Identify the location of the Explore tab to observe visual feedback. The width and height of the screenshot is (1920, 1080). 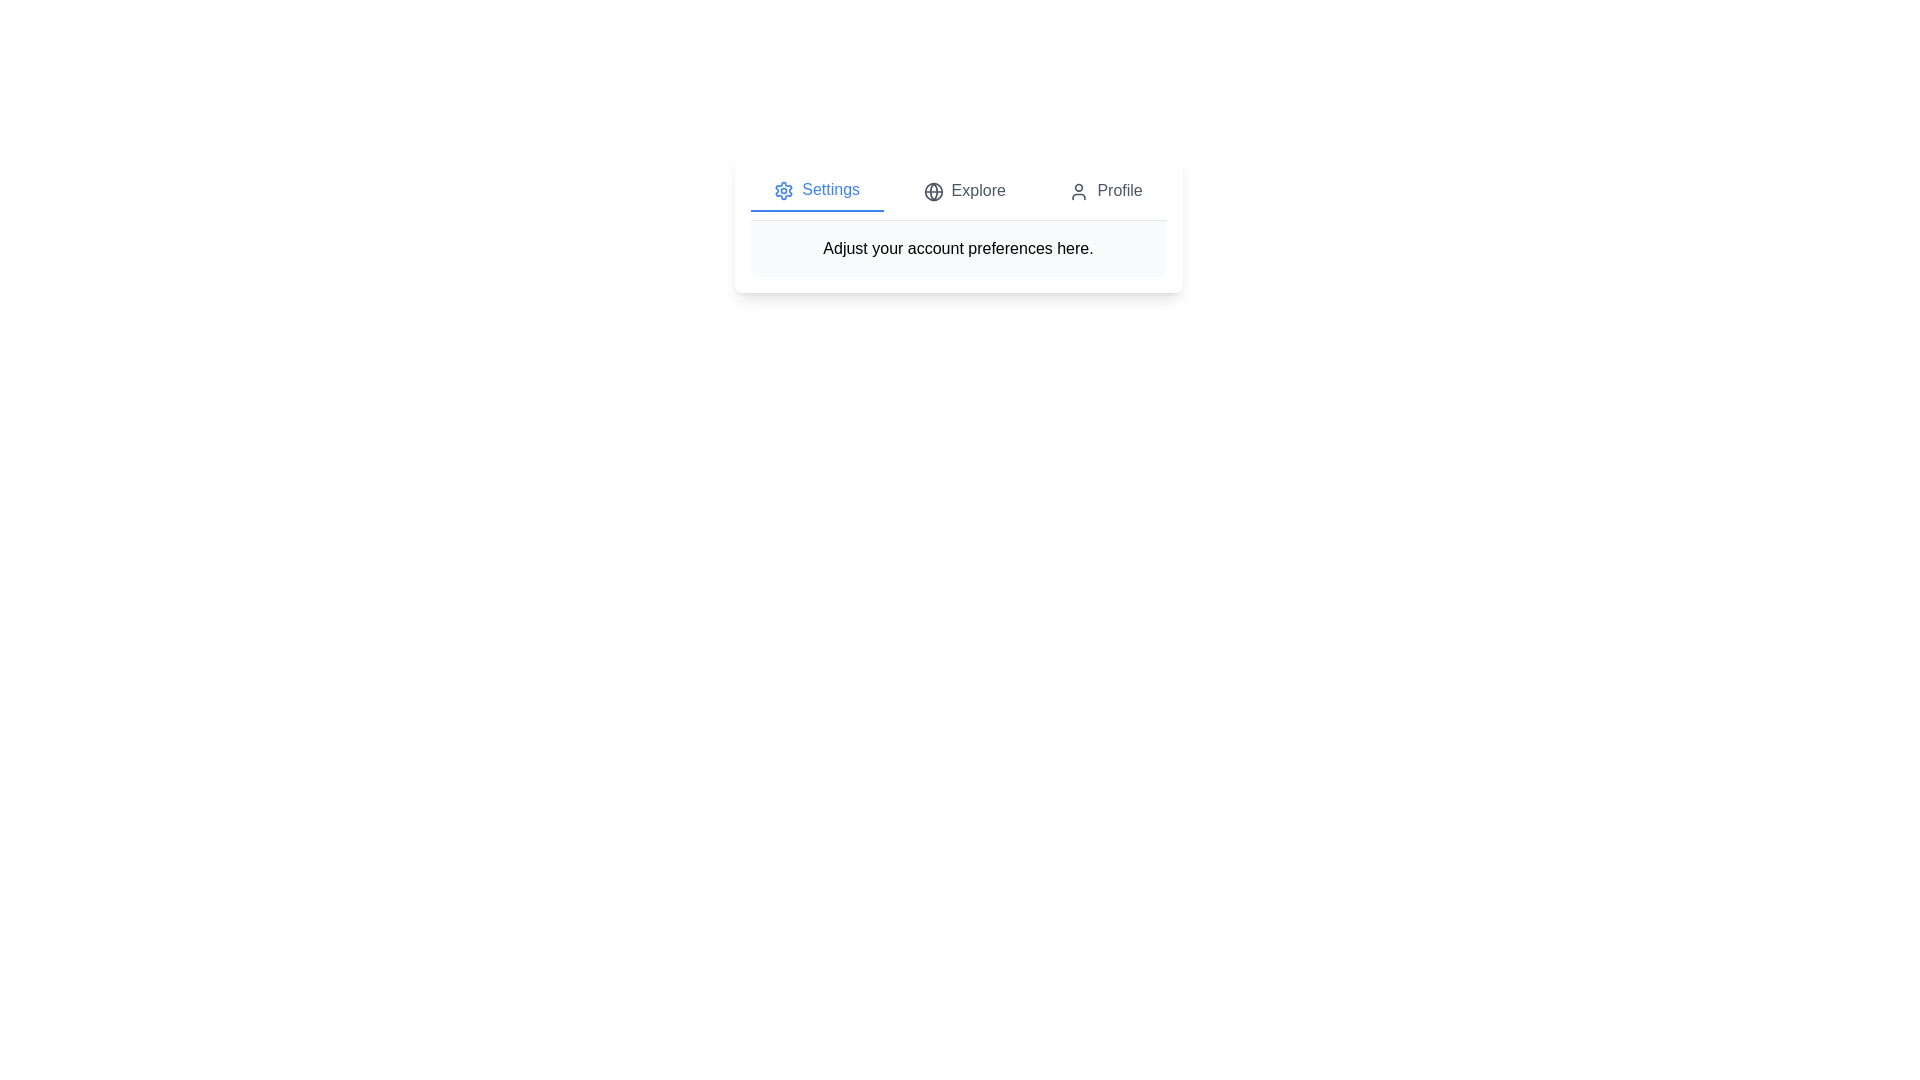
(964, 191).